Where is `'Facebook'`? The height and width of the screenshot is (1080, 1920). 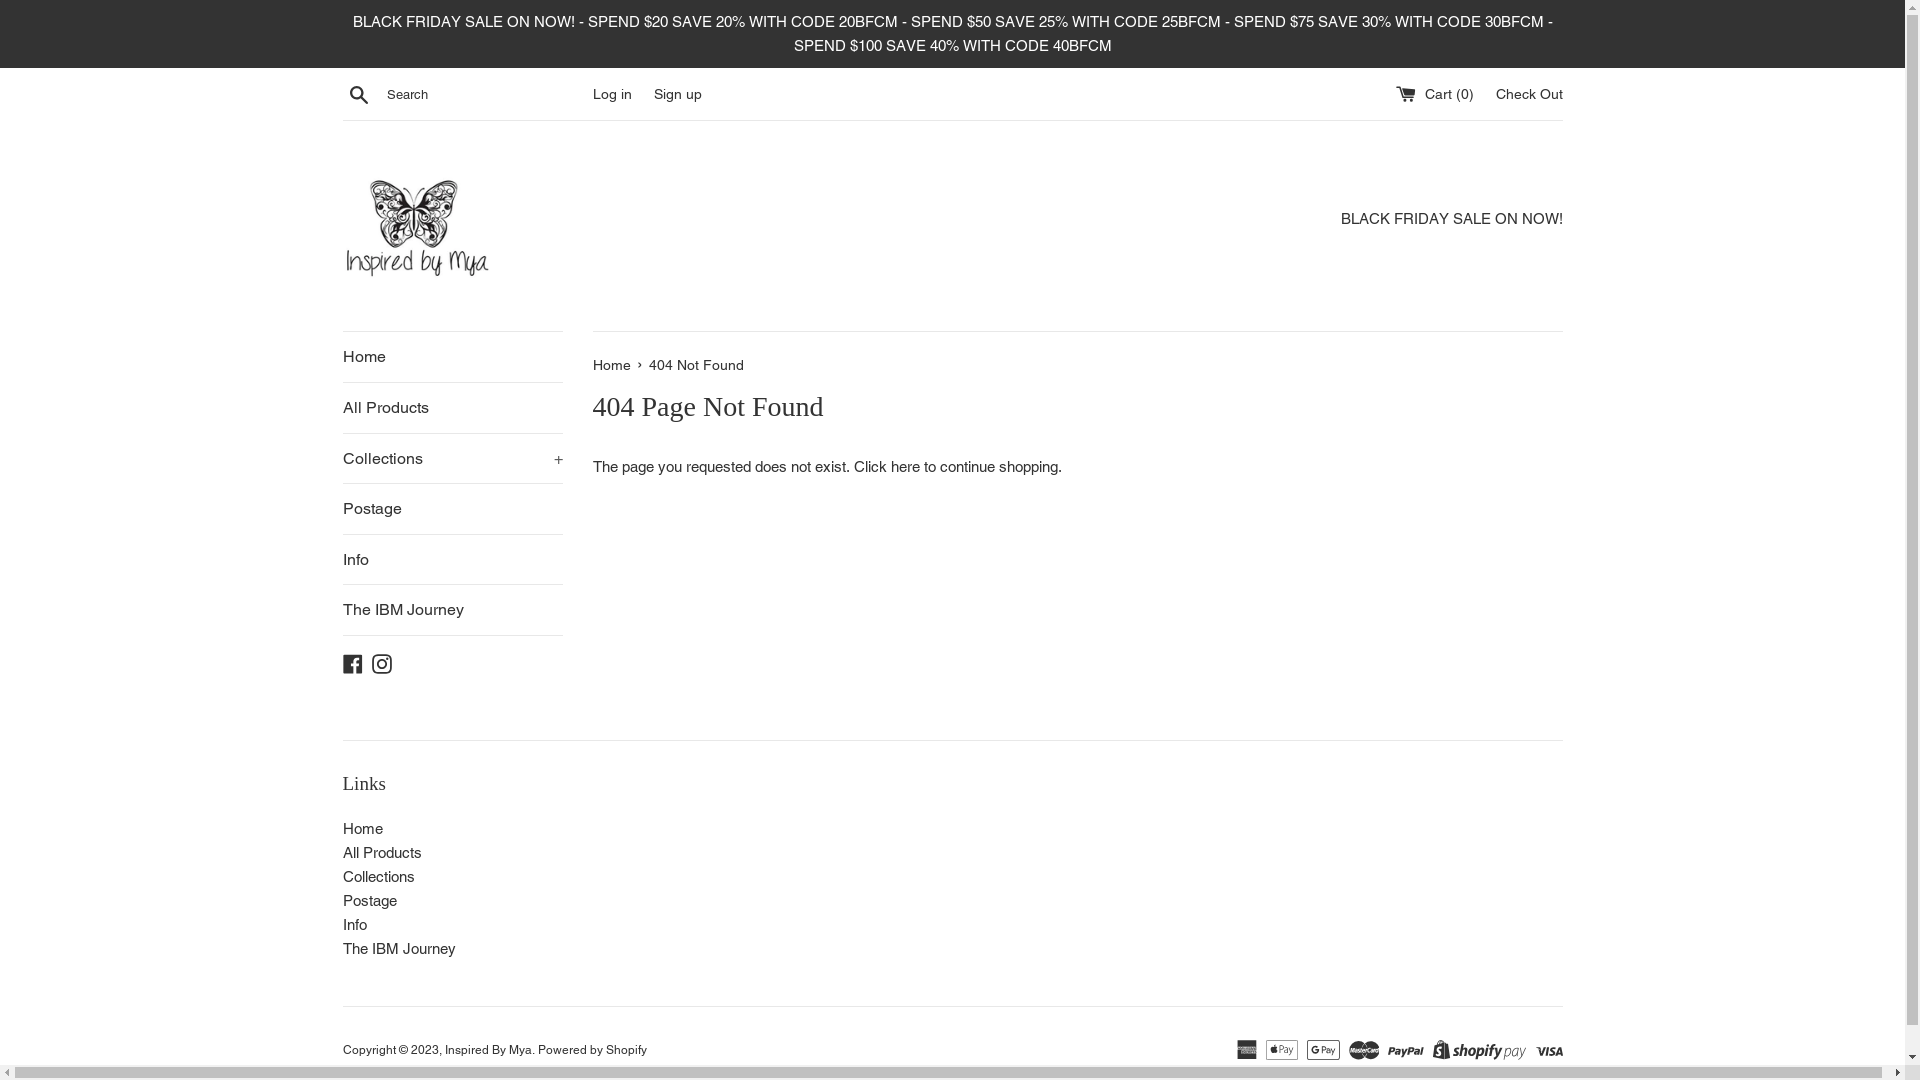 'Facebook' is located at coordinates (351, 662).